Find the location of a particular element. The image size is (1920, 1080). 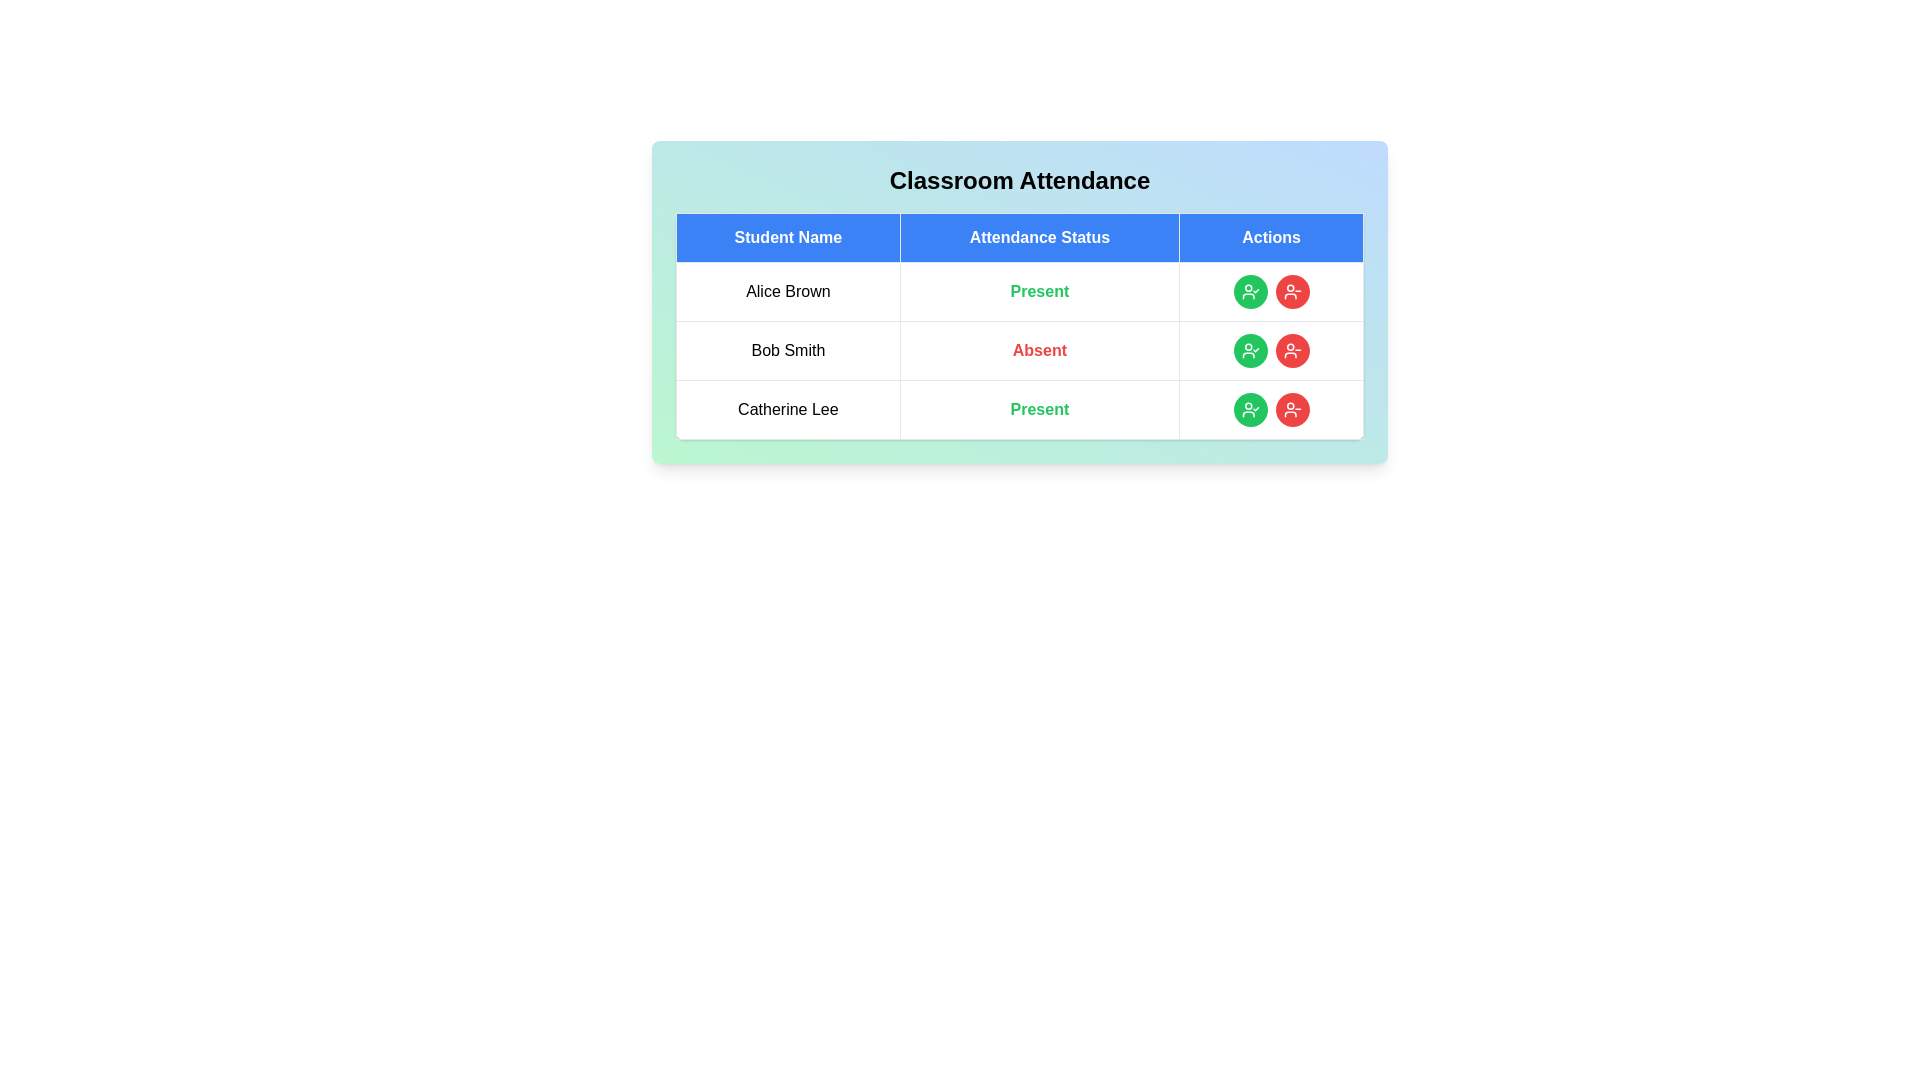

'Mark Present' button for the student identified by Alice Brown is located at coordinates (1249, 292).